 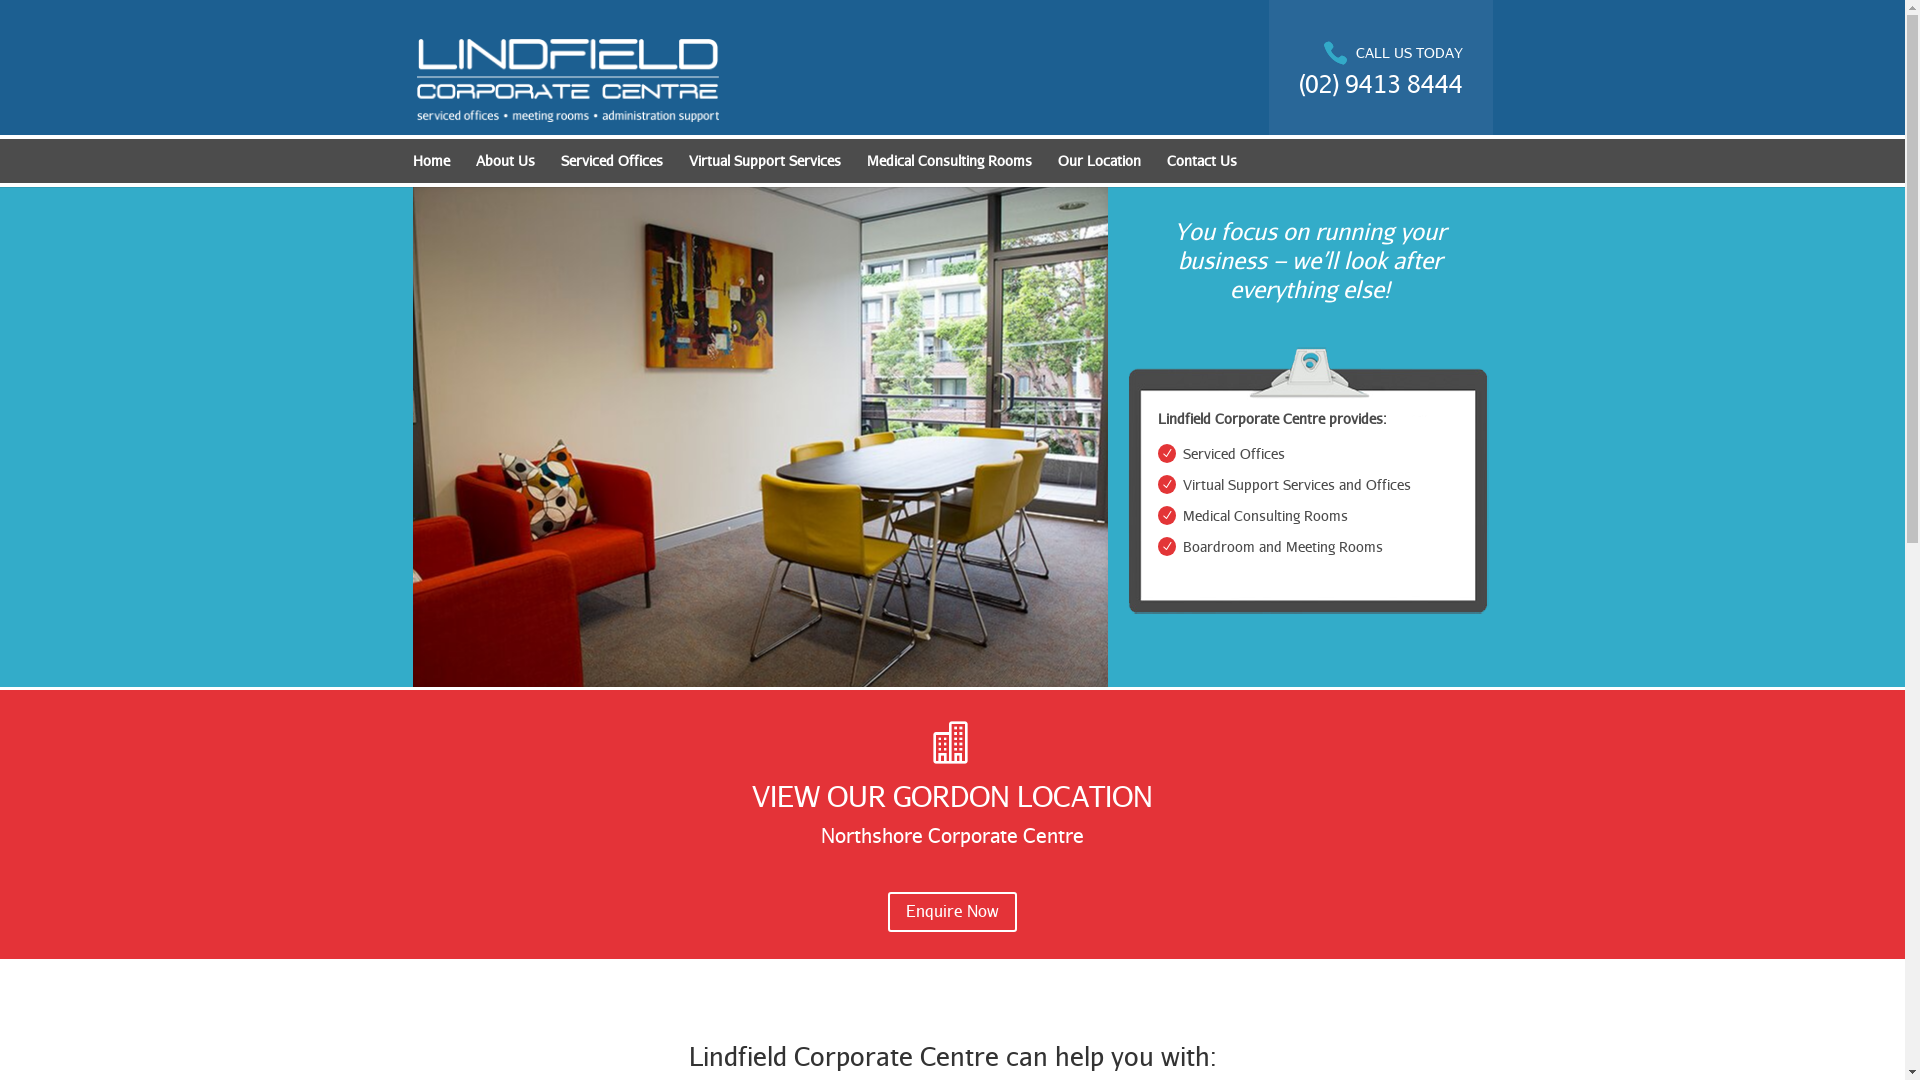 I want to click on 'Enquire Now', so click(x=951, y=912).